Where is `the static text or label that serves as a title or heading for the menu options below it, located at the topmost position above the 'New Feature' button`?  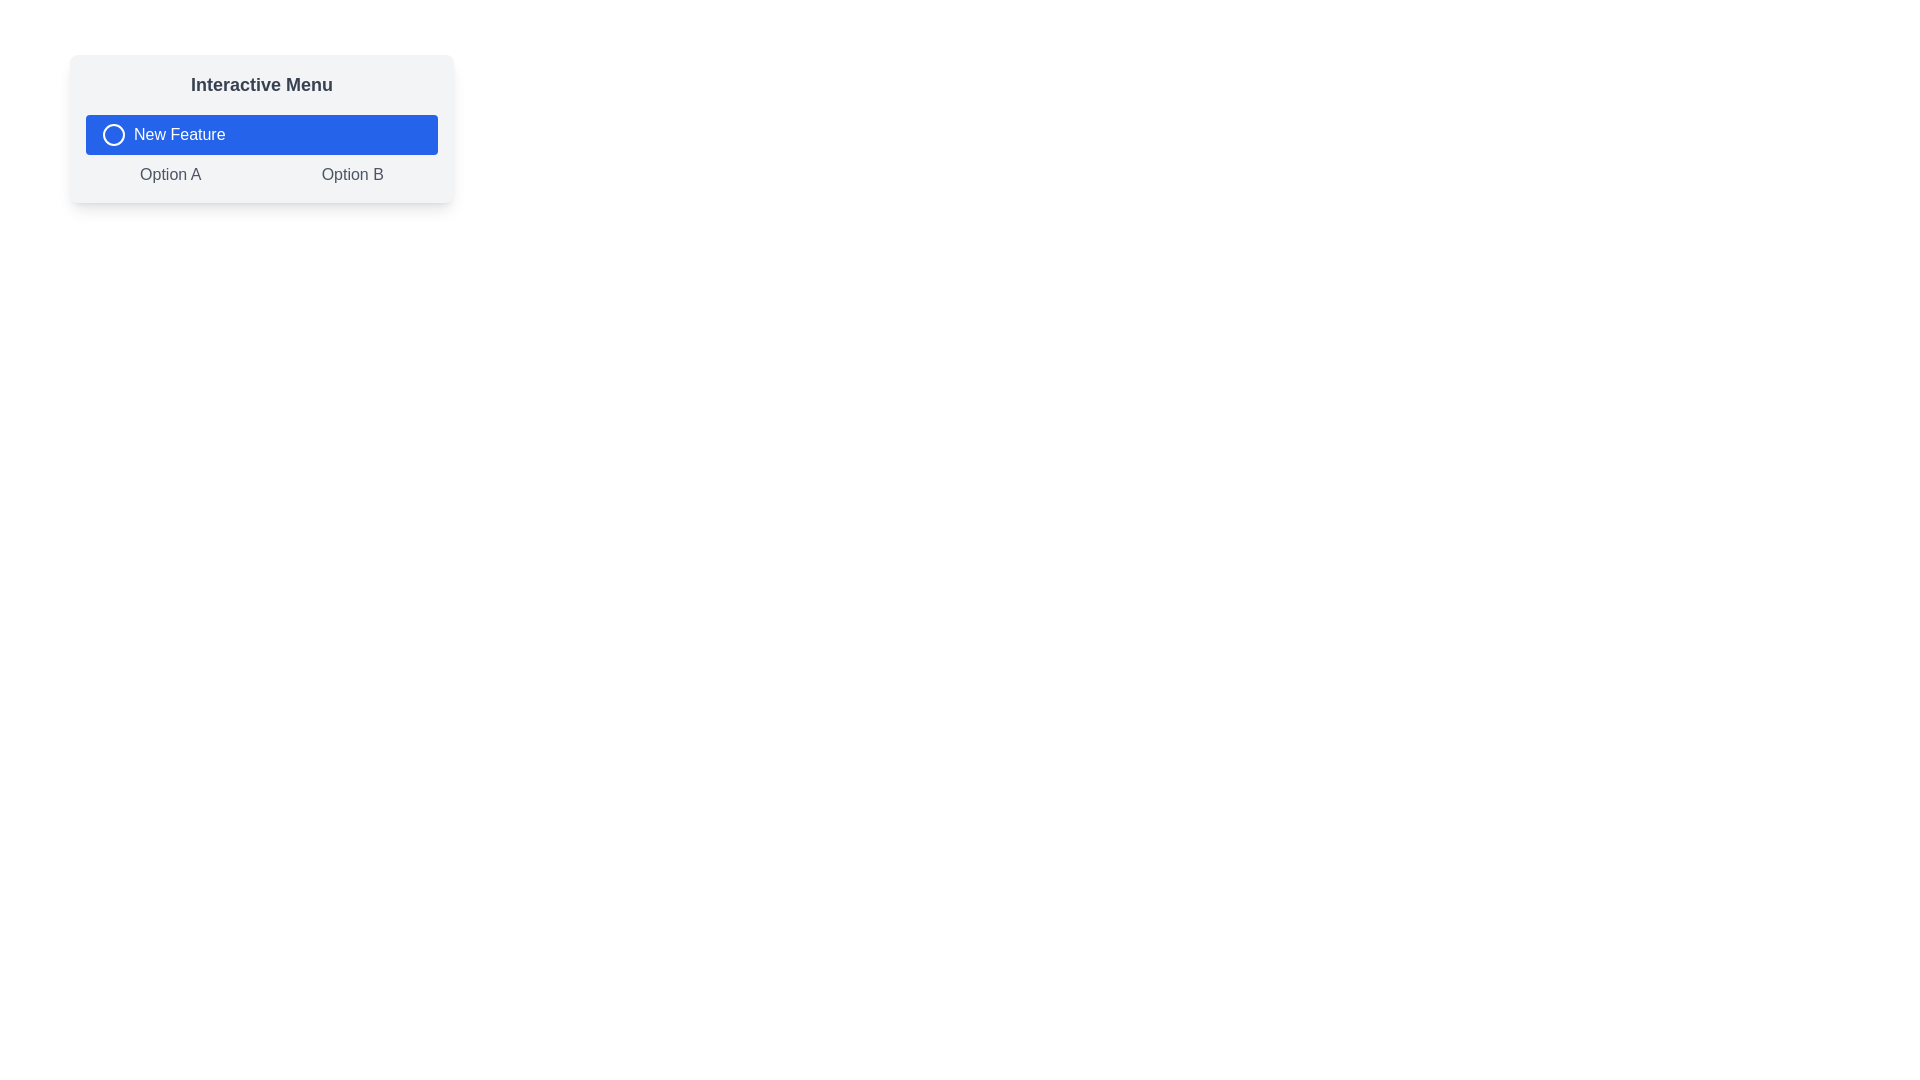
the static text or label that serves as a title or heading for the menu options below it, located at the topmost position above the 'New Feature' button is located at coordinates (261, 83).